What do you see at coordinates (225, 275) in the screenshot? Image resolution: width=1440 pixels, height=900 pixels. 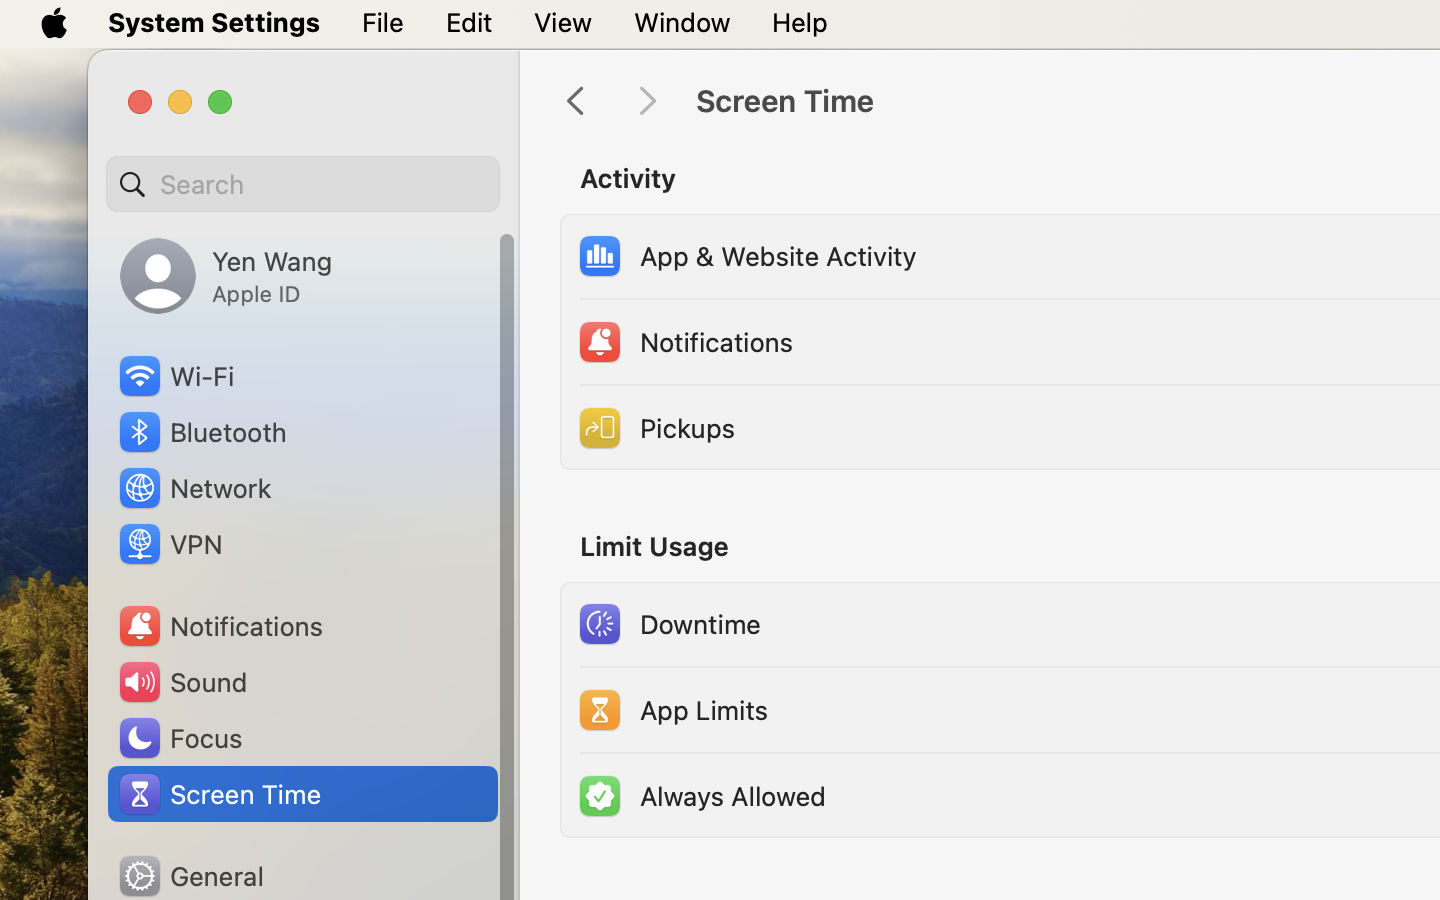 I see `'Yen Wang, Apple ID'` at bounding box center [225, 275].